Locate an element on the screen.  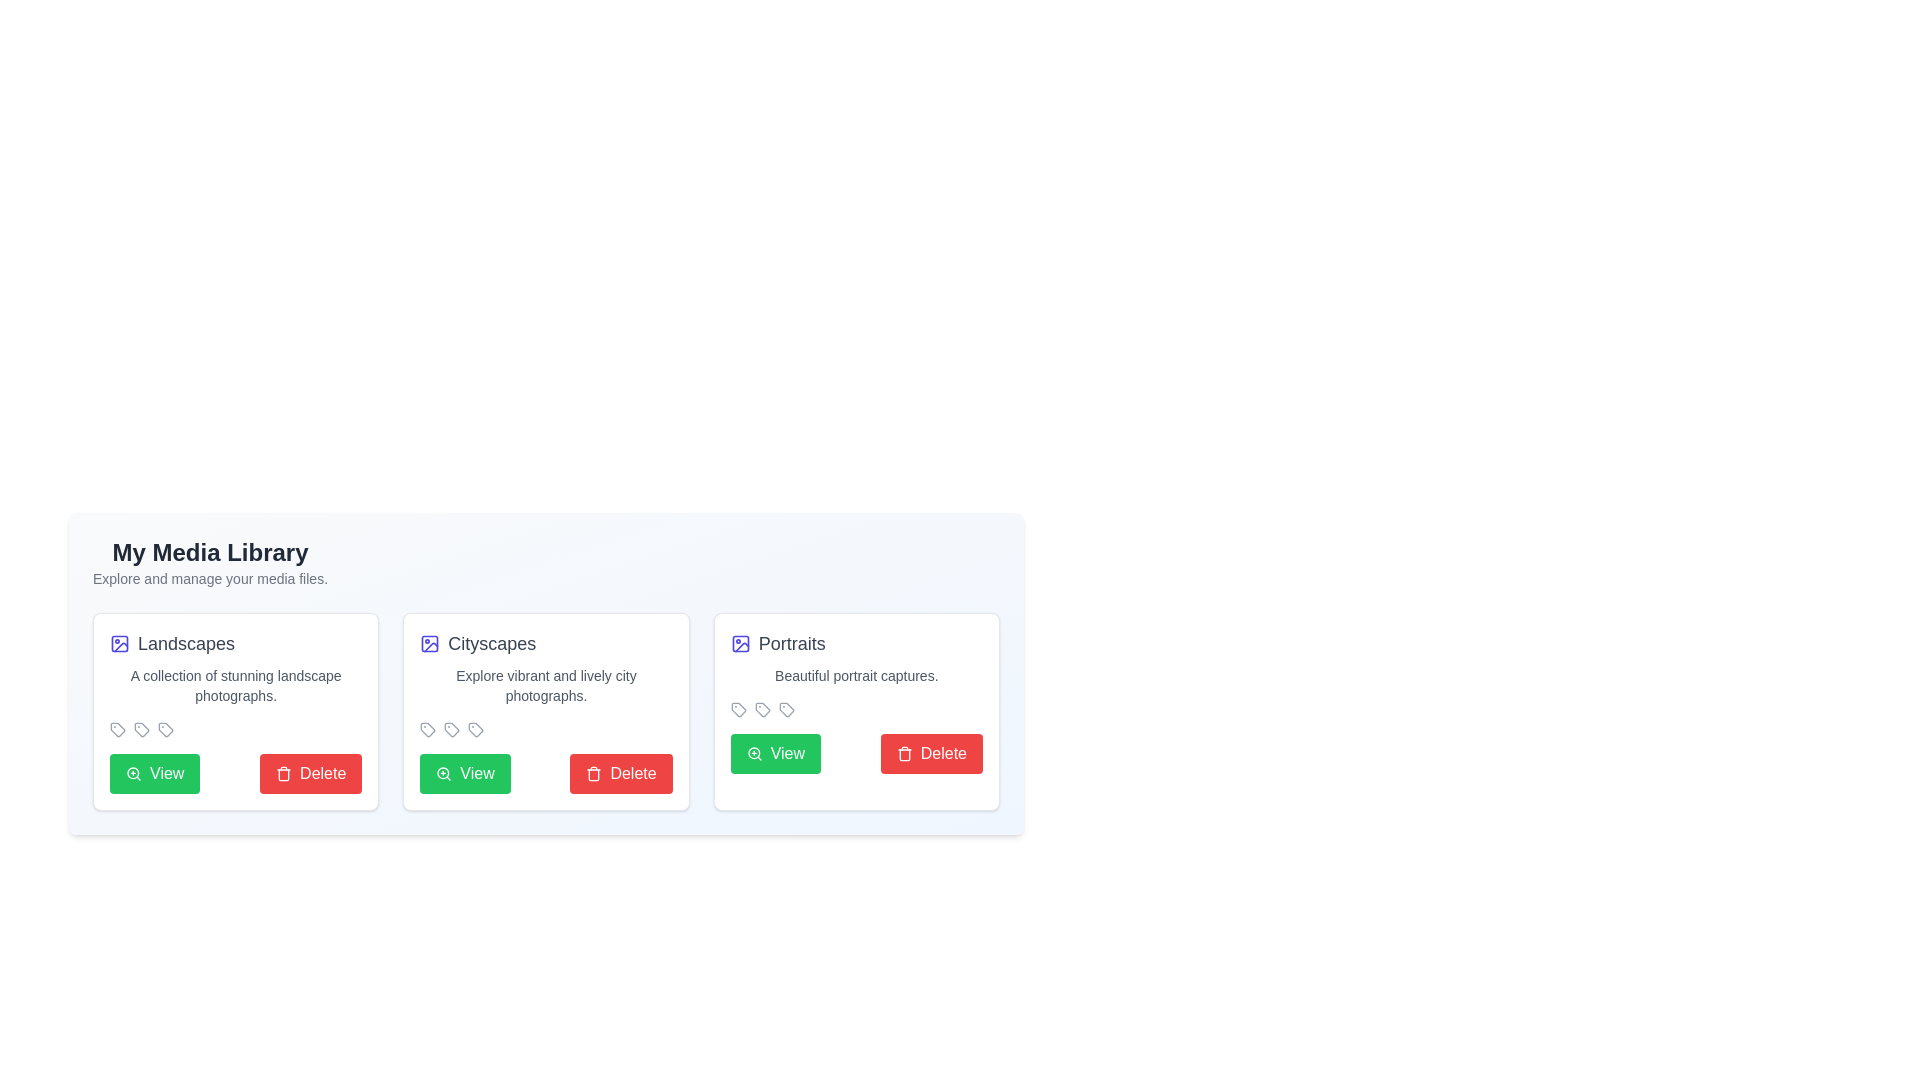
the image icon with a distinct indigo color located at the top-left corner of the 'Portraits' card is located at coordinates (739, 644).